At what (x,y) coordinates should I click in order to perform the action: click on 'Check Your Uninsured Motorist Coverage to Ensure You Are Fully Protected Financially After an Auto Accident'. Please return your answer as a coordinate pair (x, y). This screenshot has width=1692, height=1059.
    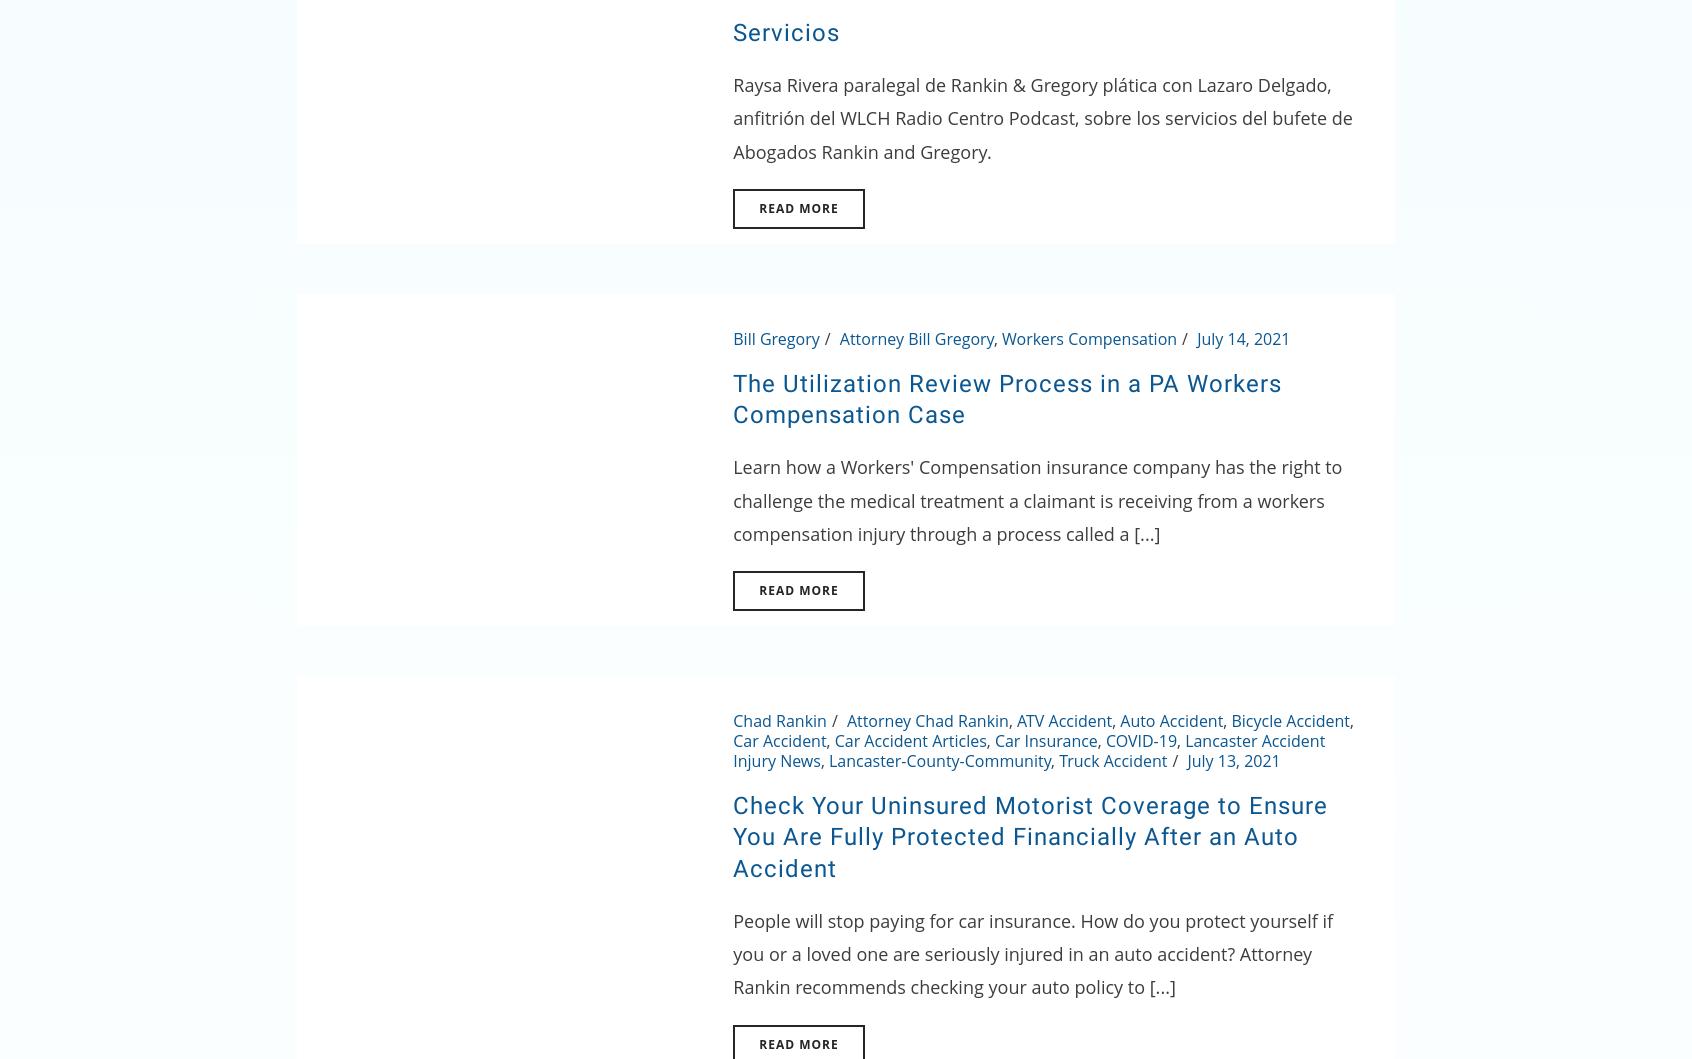
    Looking at the image, I should click on (731, 836).